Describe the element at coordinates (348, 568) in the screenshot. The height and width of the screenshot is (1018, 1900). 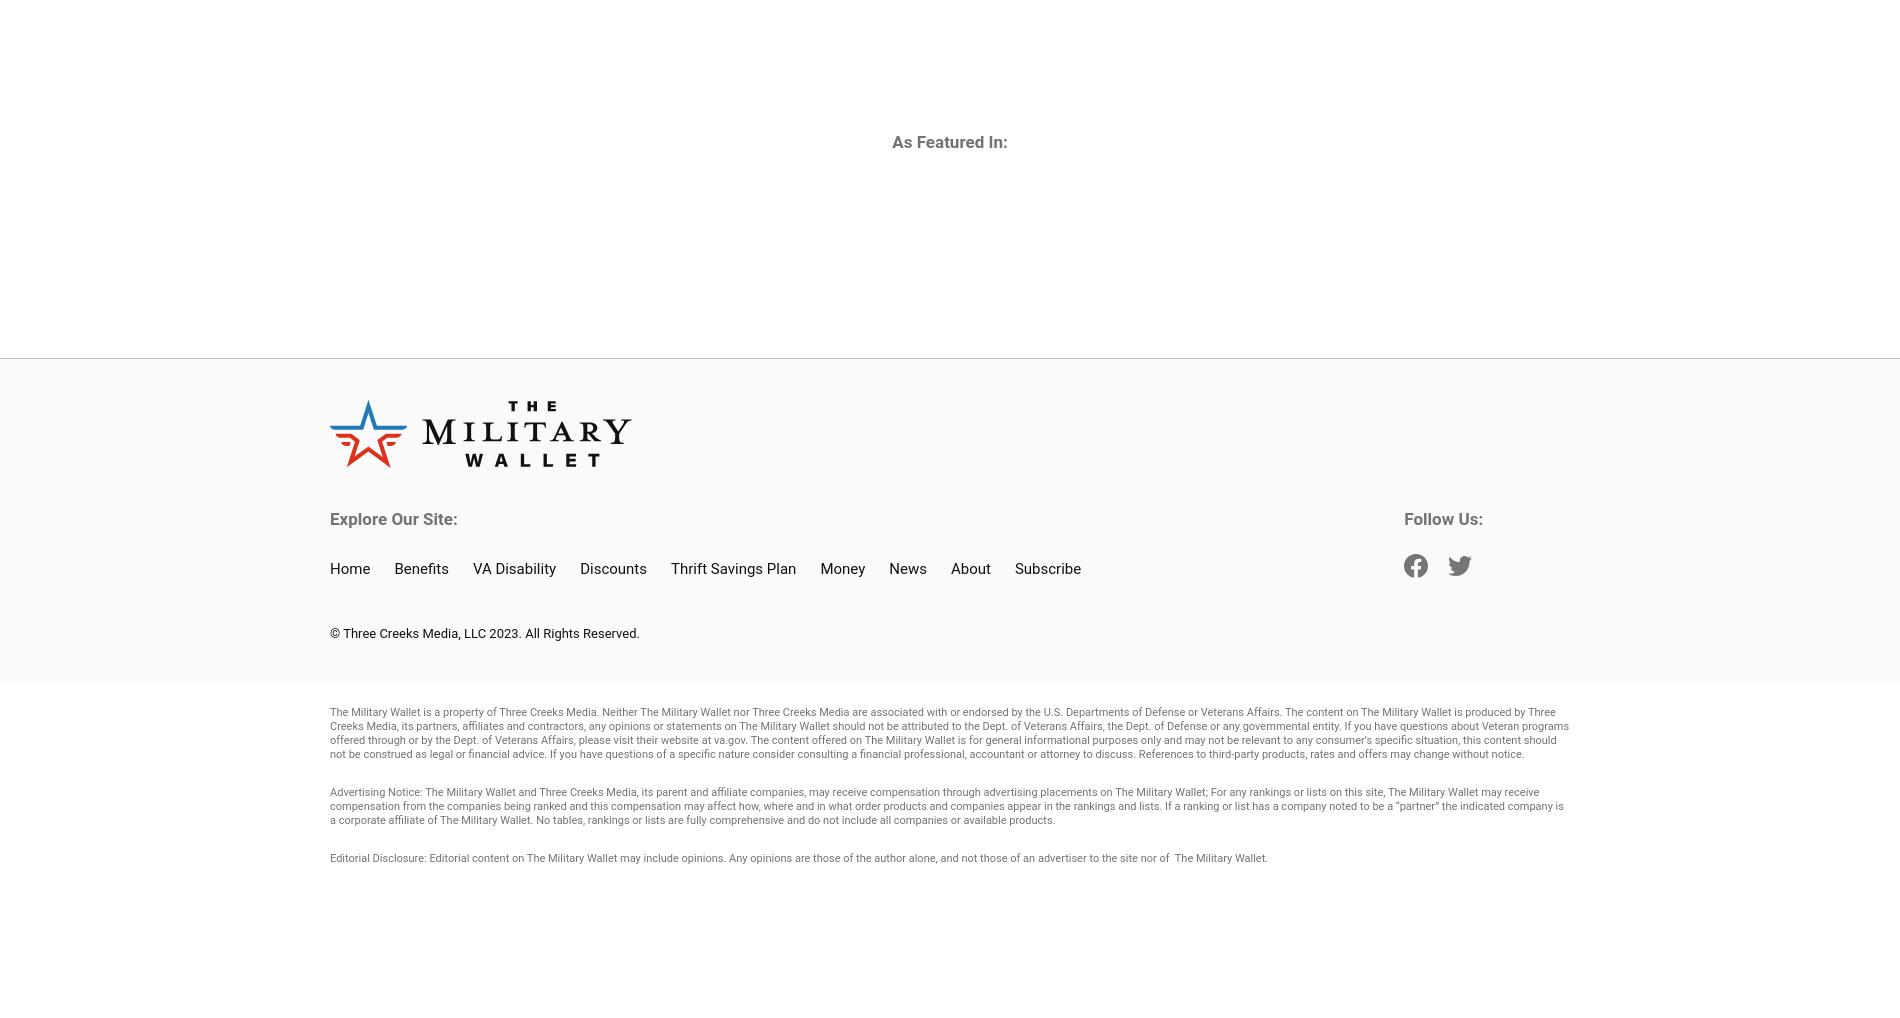
I see `'Home'` at that location.